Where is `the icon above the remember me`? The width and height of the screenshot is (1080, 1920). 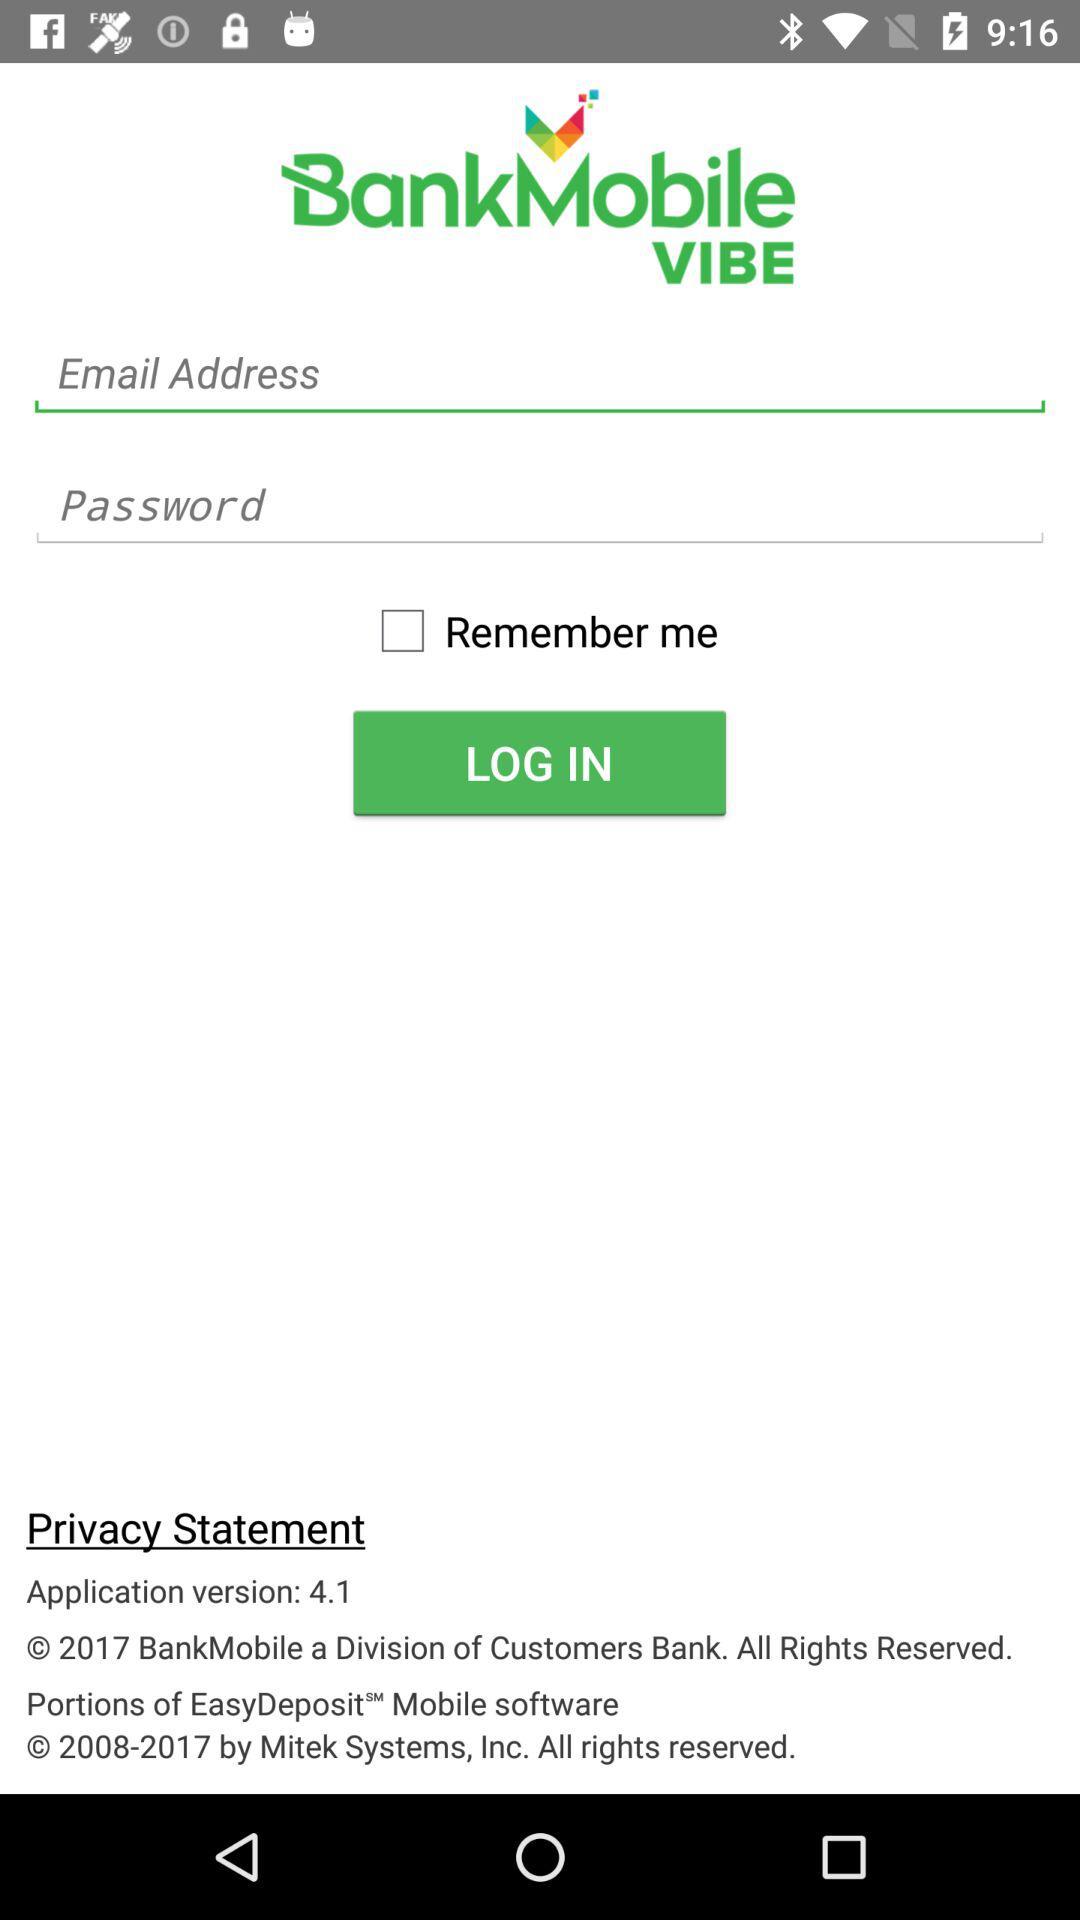
the icon above the remember me is located at coordinates (540, 505).